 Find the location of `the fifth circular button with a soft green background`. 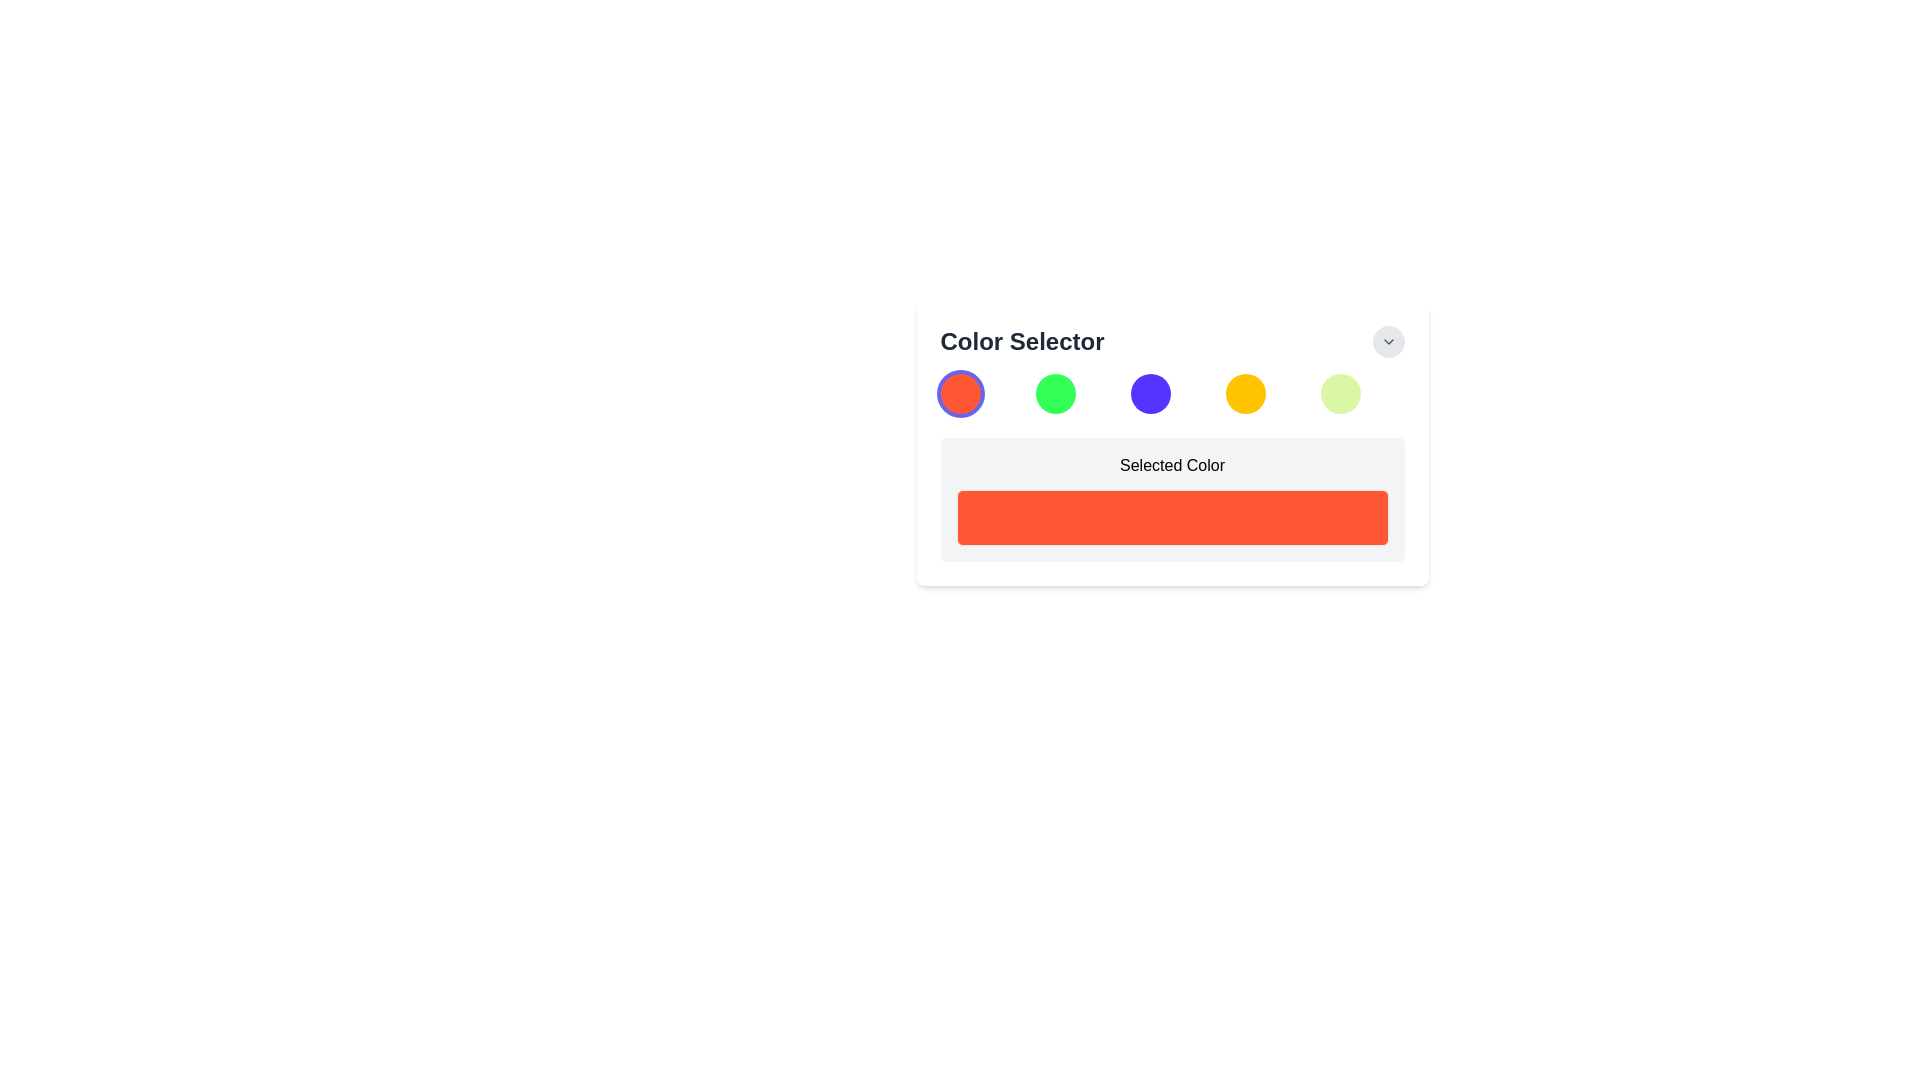

the fifth circular button with a soft green background is located at coordinates (1341, 393).